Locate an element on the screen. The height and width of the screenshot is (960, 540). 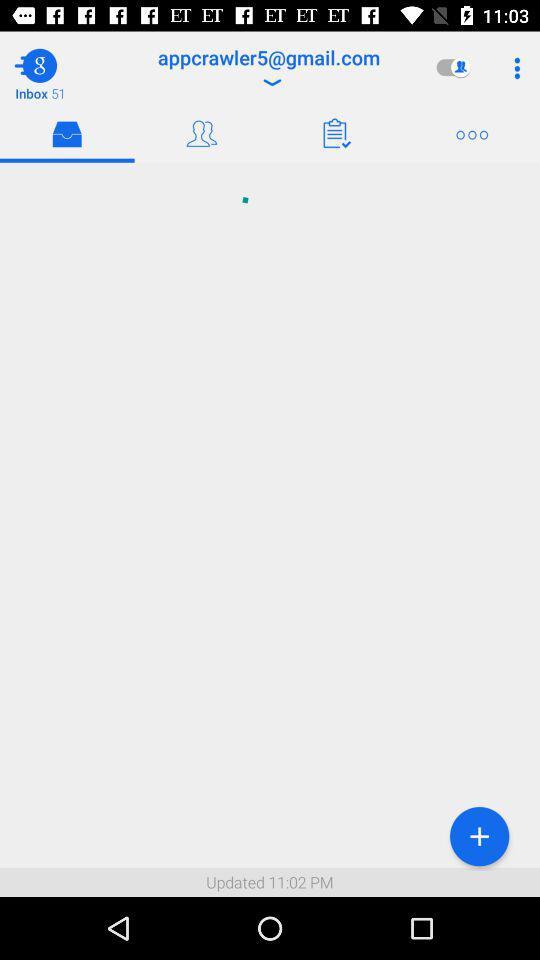
the add icon is located at coordinates (478, 894).